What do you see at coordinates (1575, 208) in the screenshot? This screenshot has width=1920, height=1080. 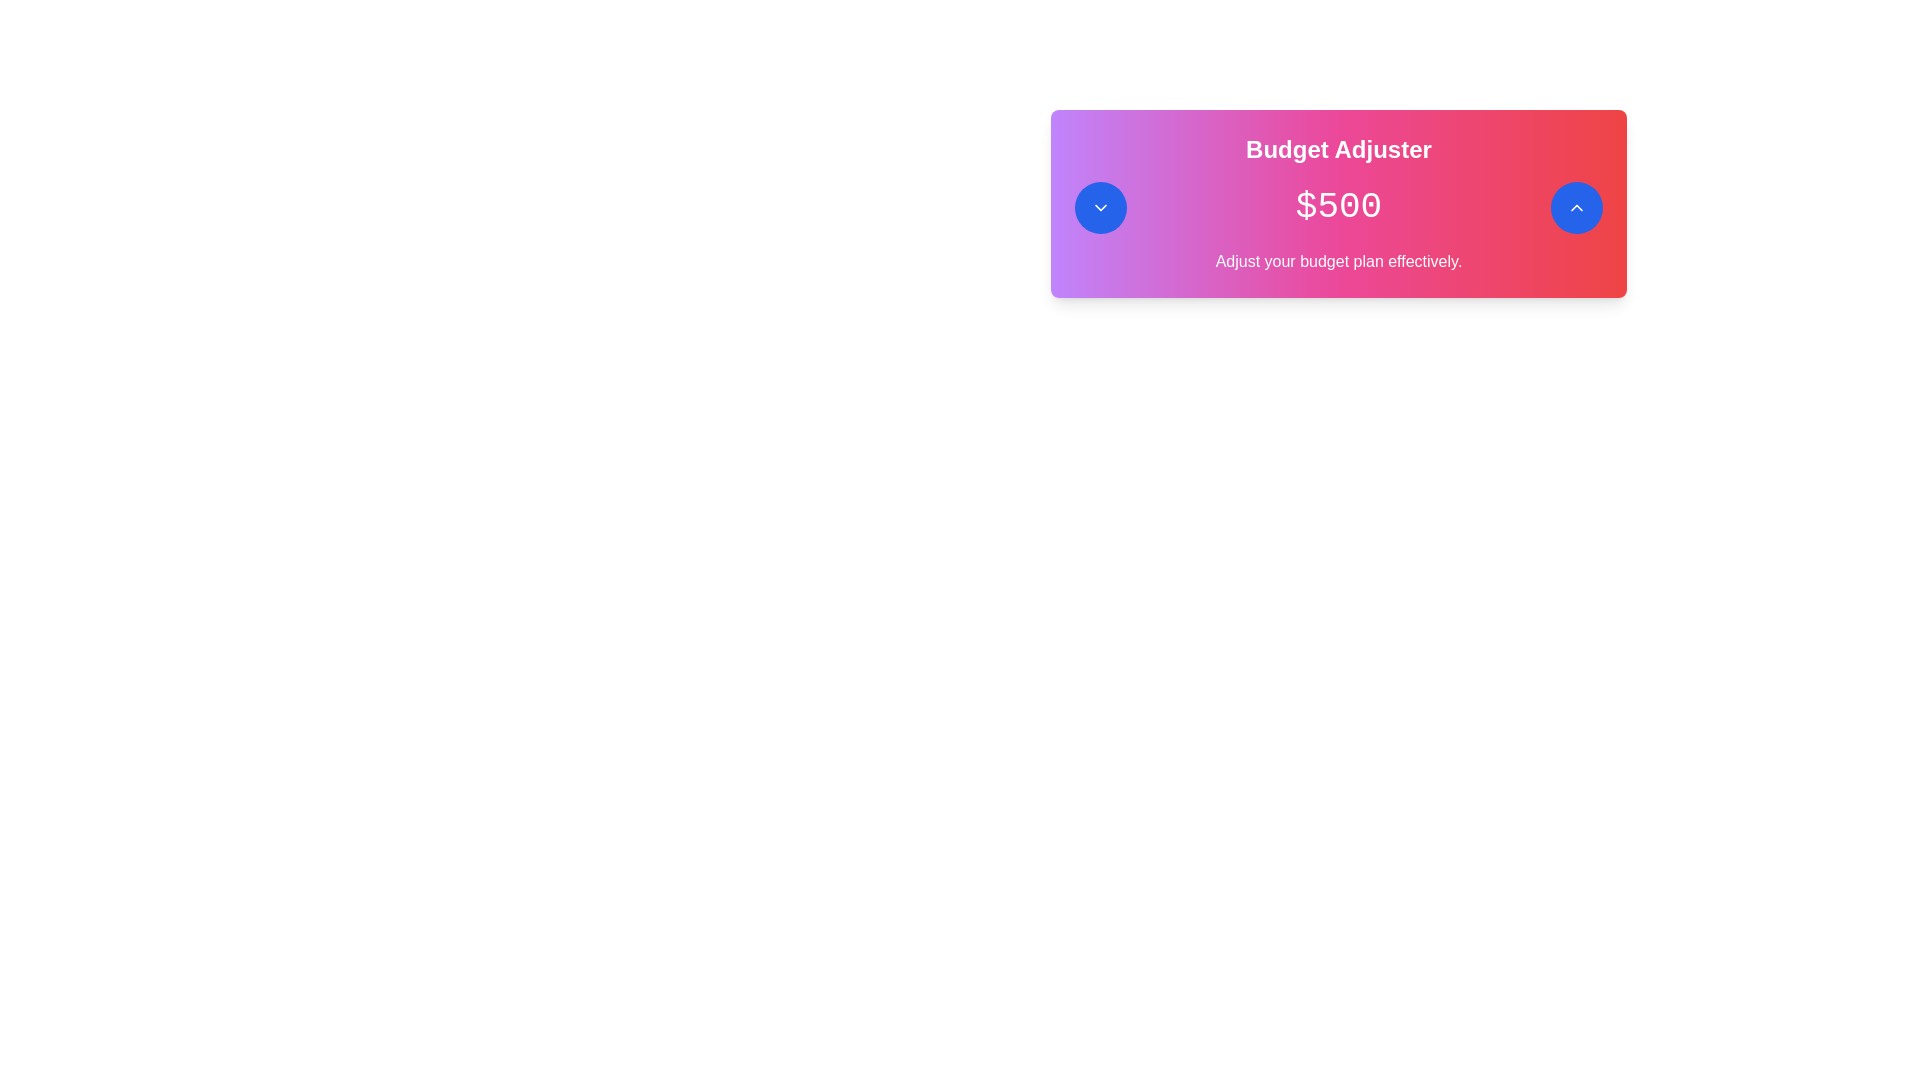 I see `the upward-pointing chevron icon within the blue circular button on the left side of the Budget Adjuster panel` at bounding box center [1575, 208].